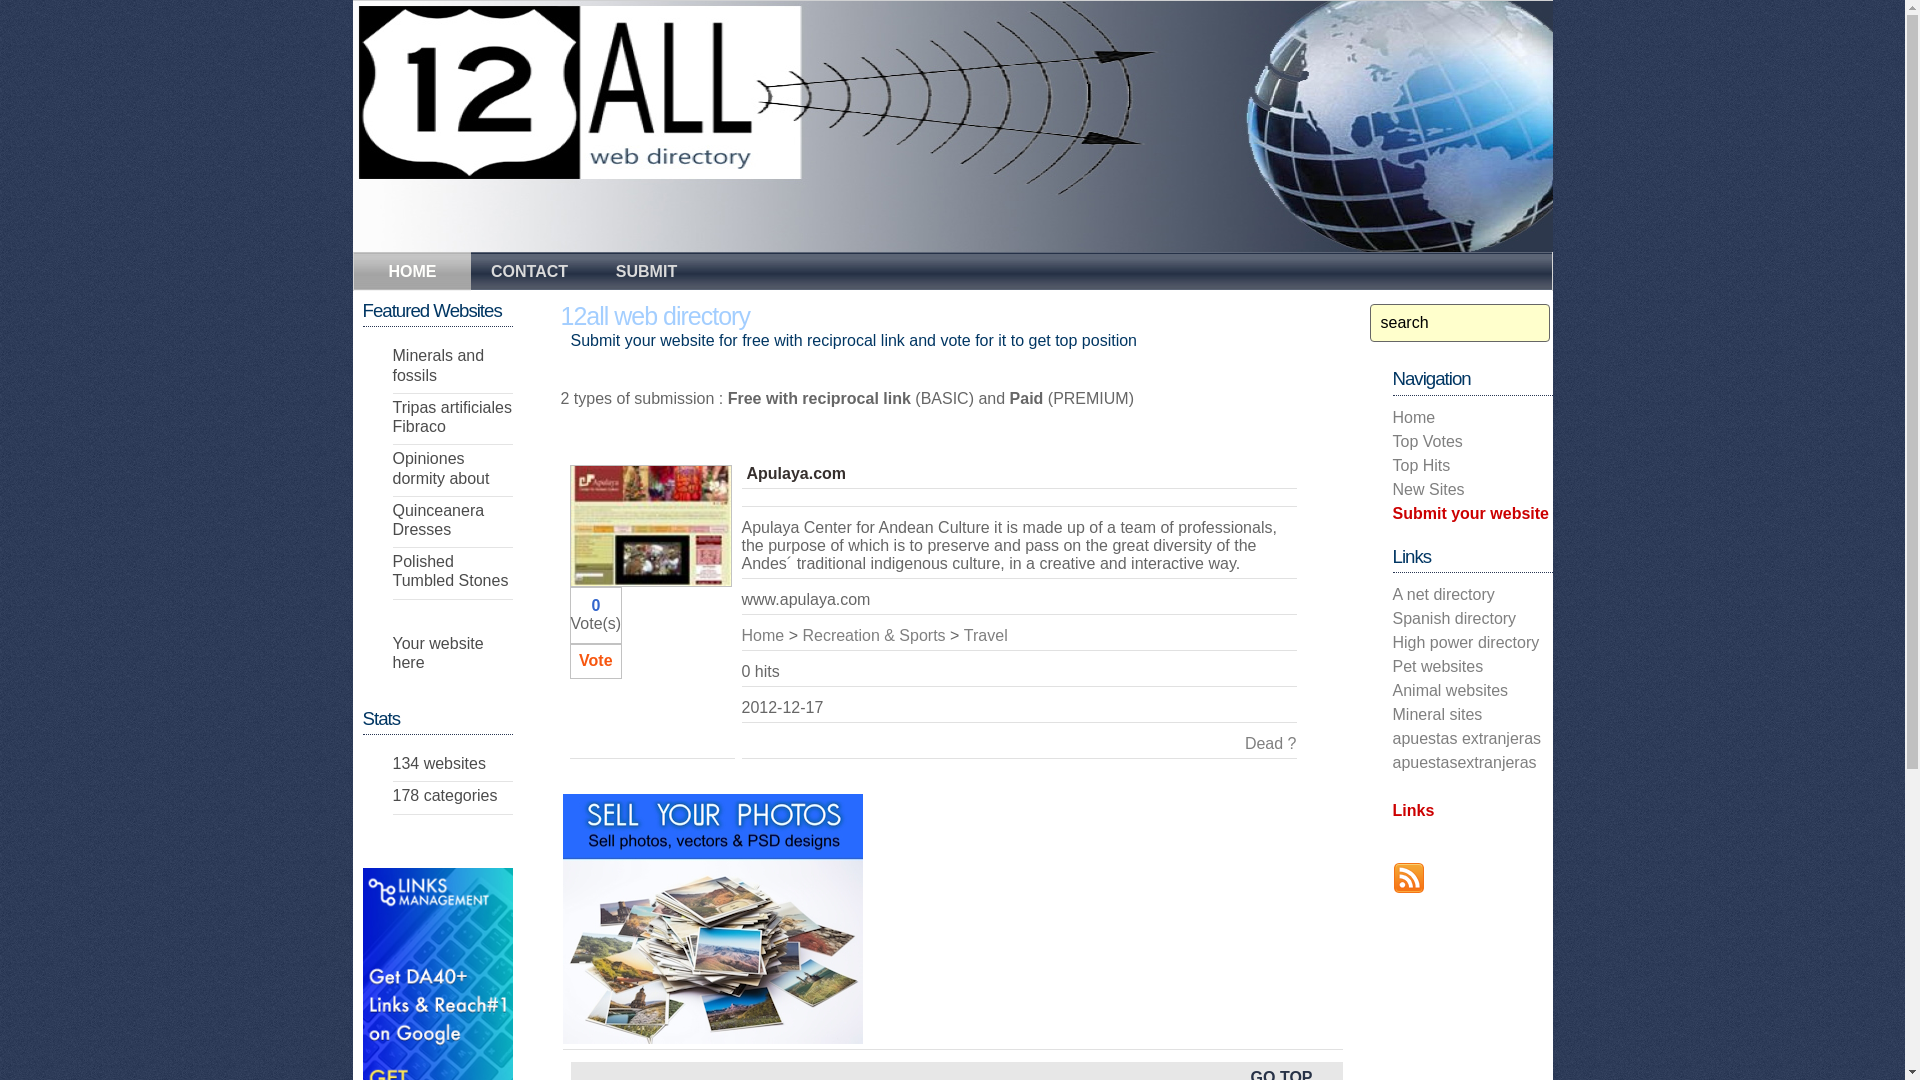 The width and height of the screenshot is (1920, 1080). What do you see at coordinates (1270, 743) in the screenshot?
I see `'Dead ?'` at bounding box center [1270, 743].